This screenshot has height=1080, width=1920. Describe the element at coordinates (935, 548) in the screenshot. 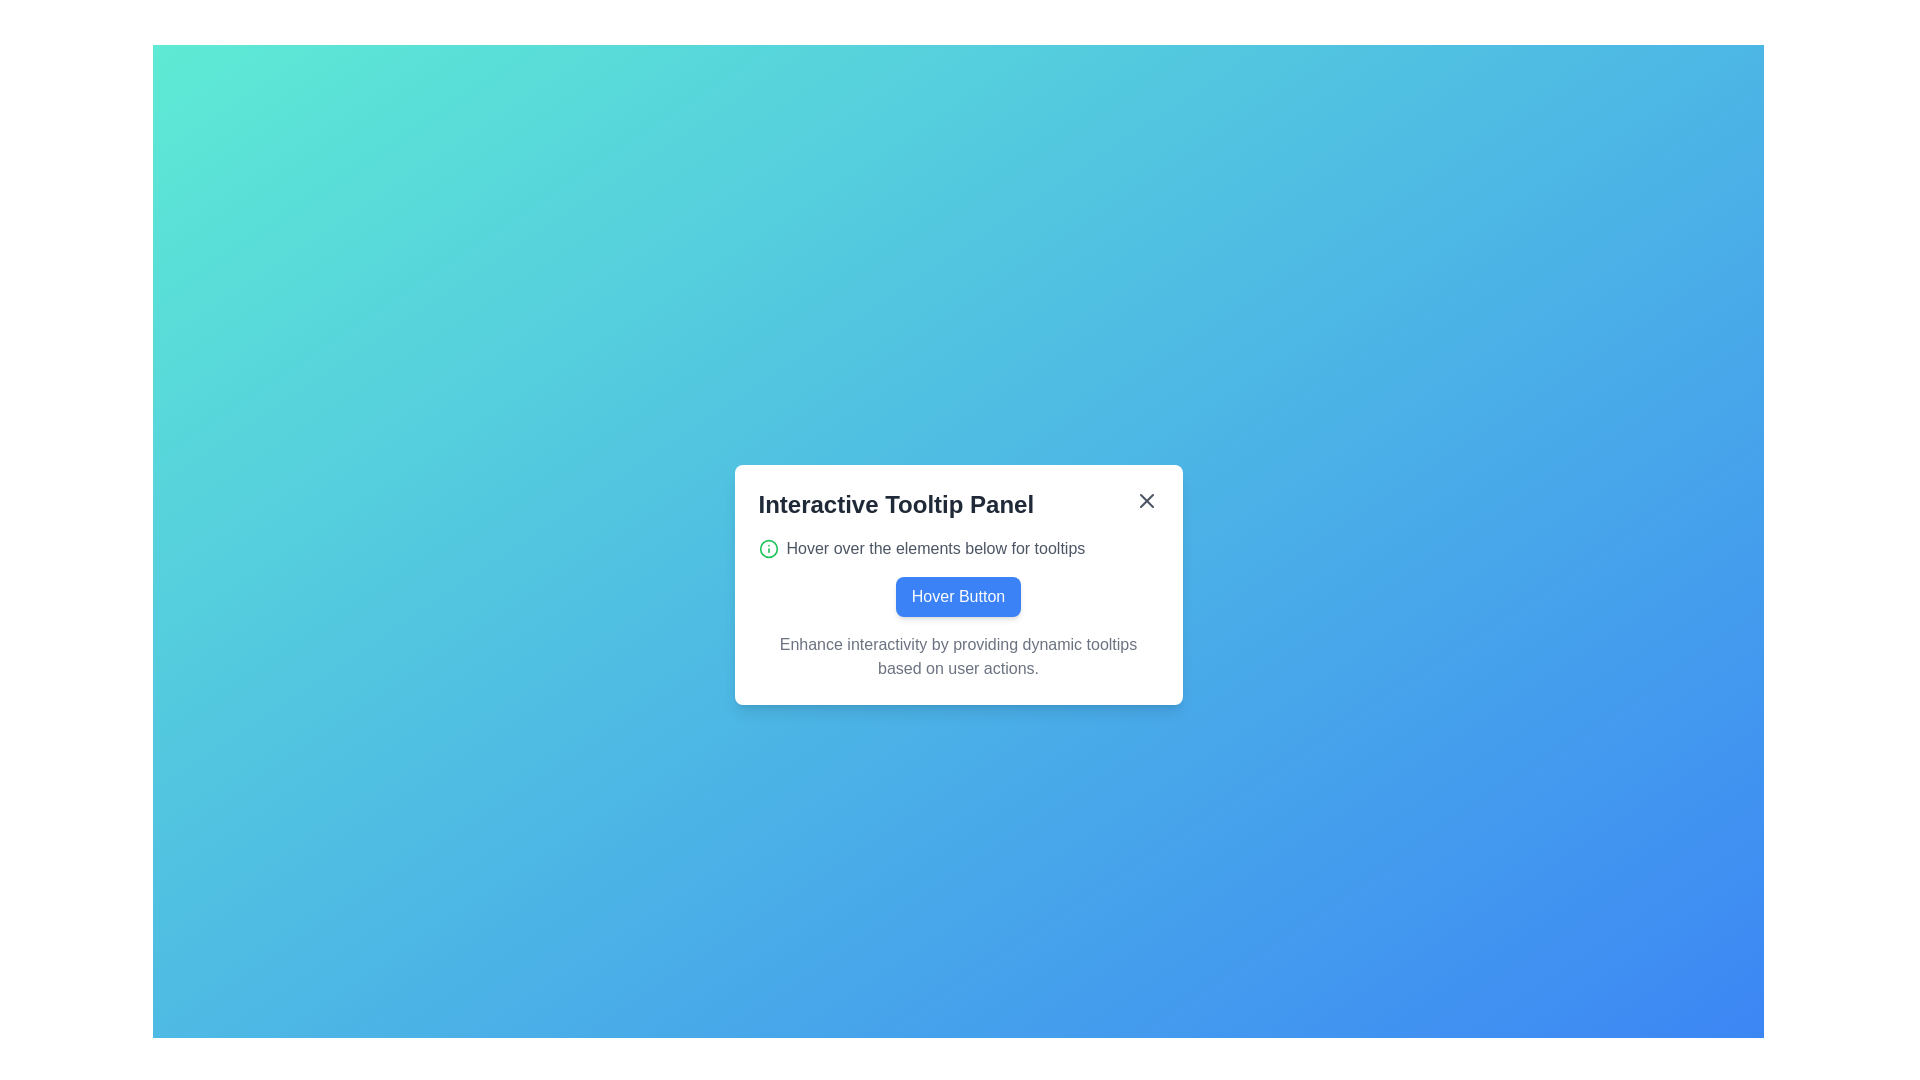

I see `the static text saying 'Hover over the elements below for tooltips' located in the dialog box titled 'Interactive Tooltip Panel'` at that location.